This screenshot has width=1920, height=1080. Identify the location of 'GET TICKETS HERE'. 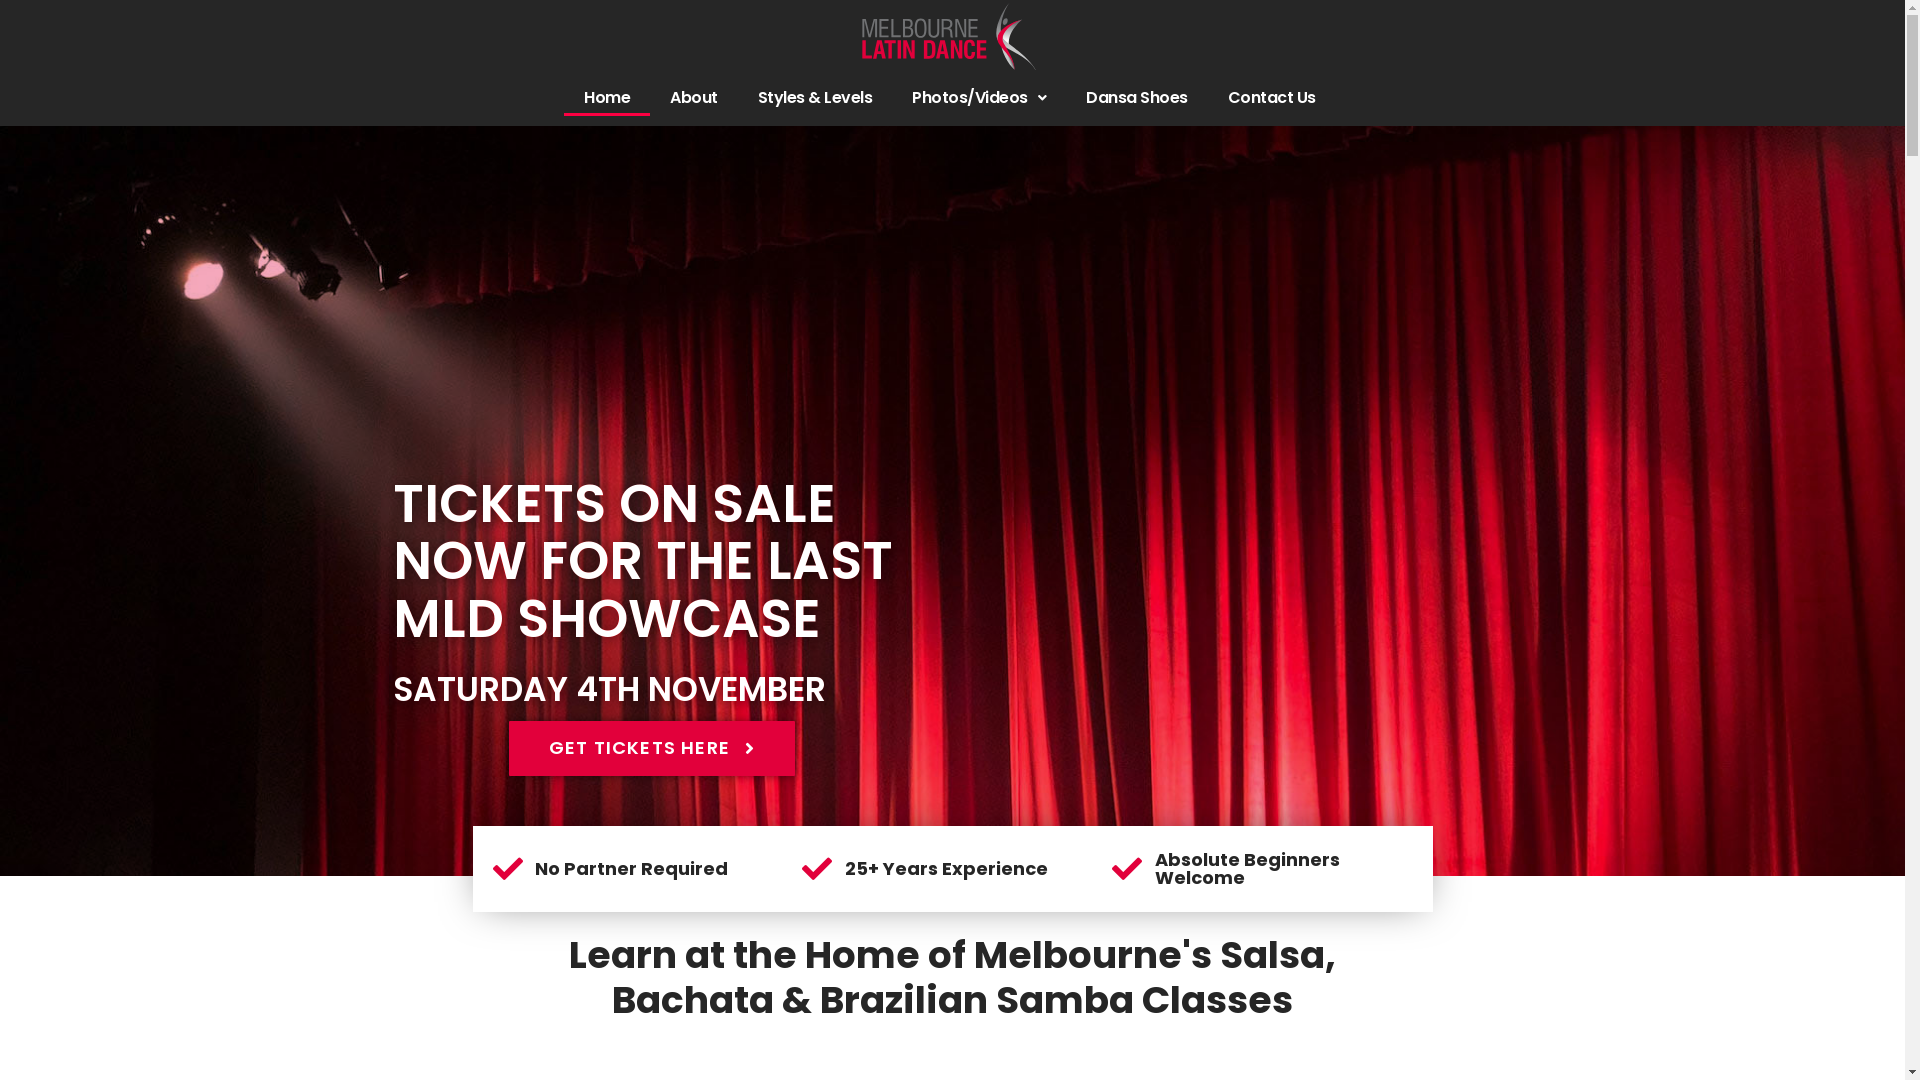
(652, 748).